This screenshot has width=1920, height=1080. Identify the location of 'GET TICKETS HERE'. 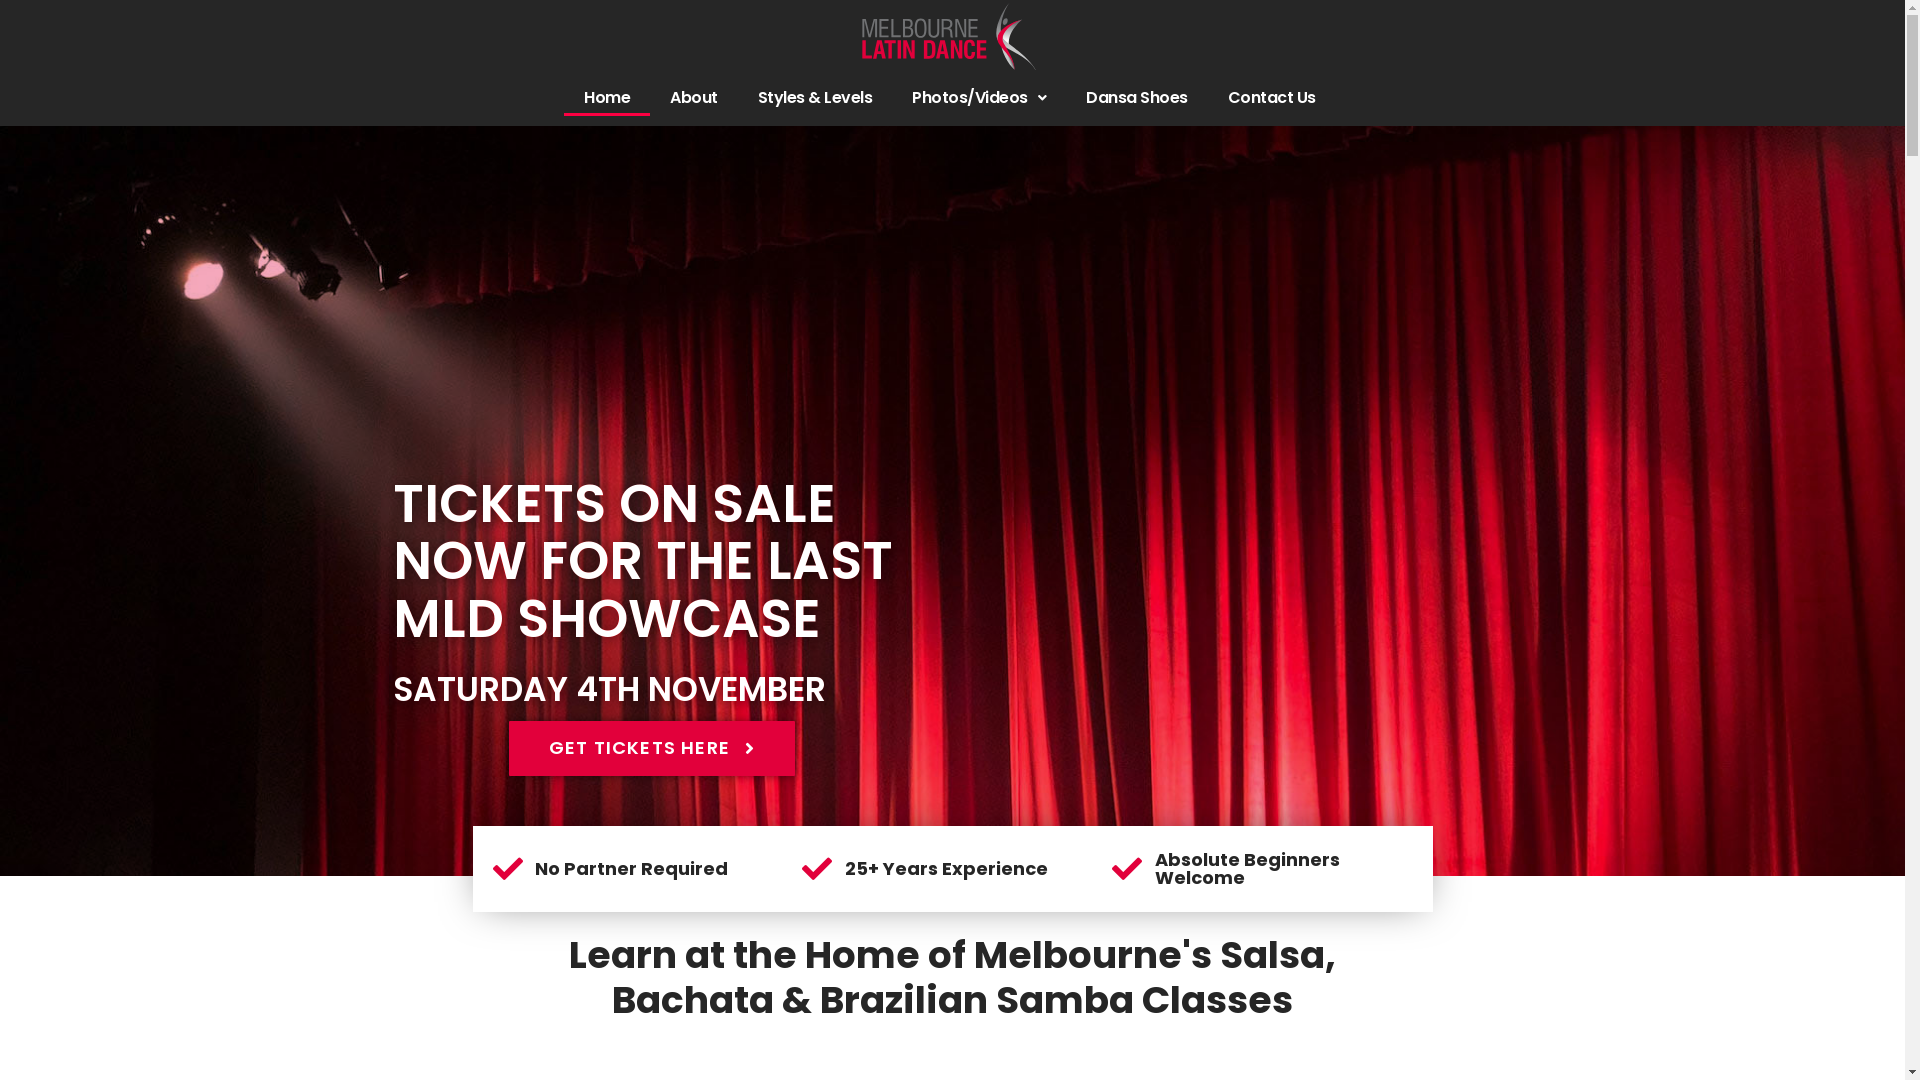
(652, 748).